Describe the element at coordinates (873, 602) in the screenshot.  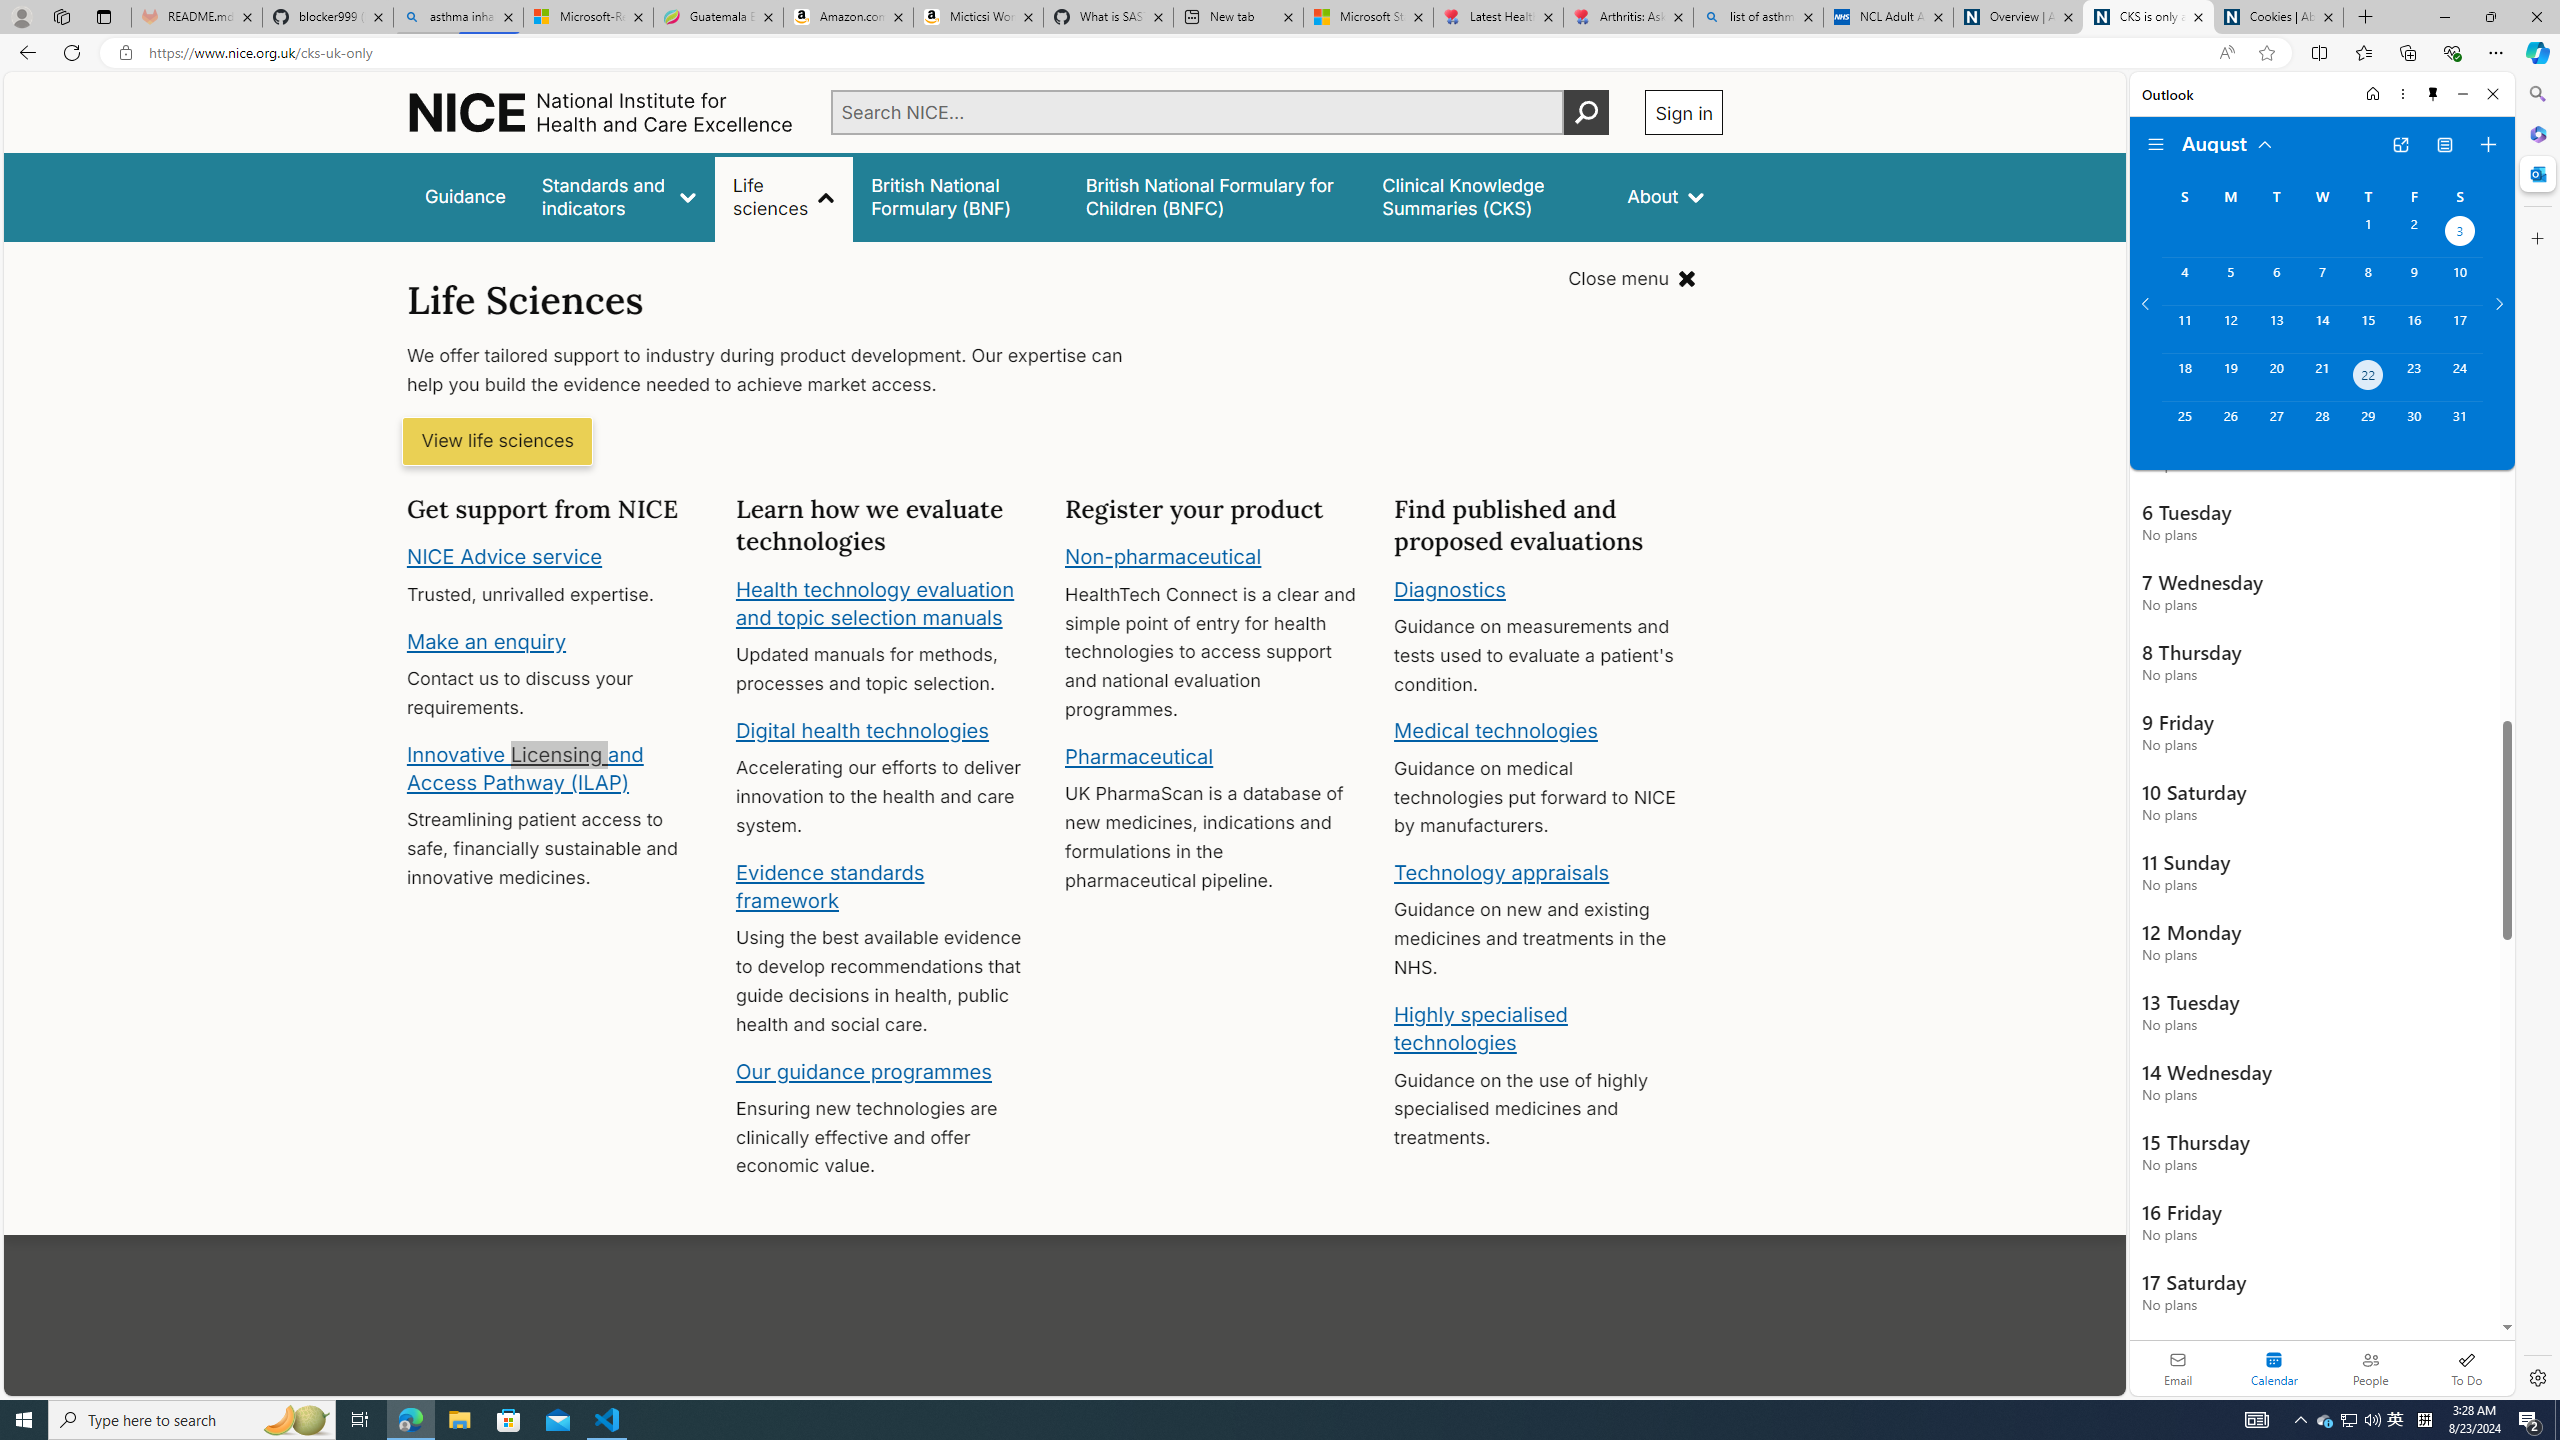
I see `'Health technology evaluation and topic selection manuals'` at that location.